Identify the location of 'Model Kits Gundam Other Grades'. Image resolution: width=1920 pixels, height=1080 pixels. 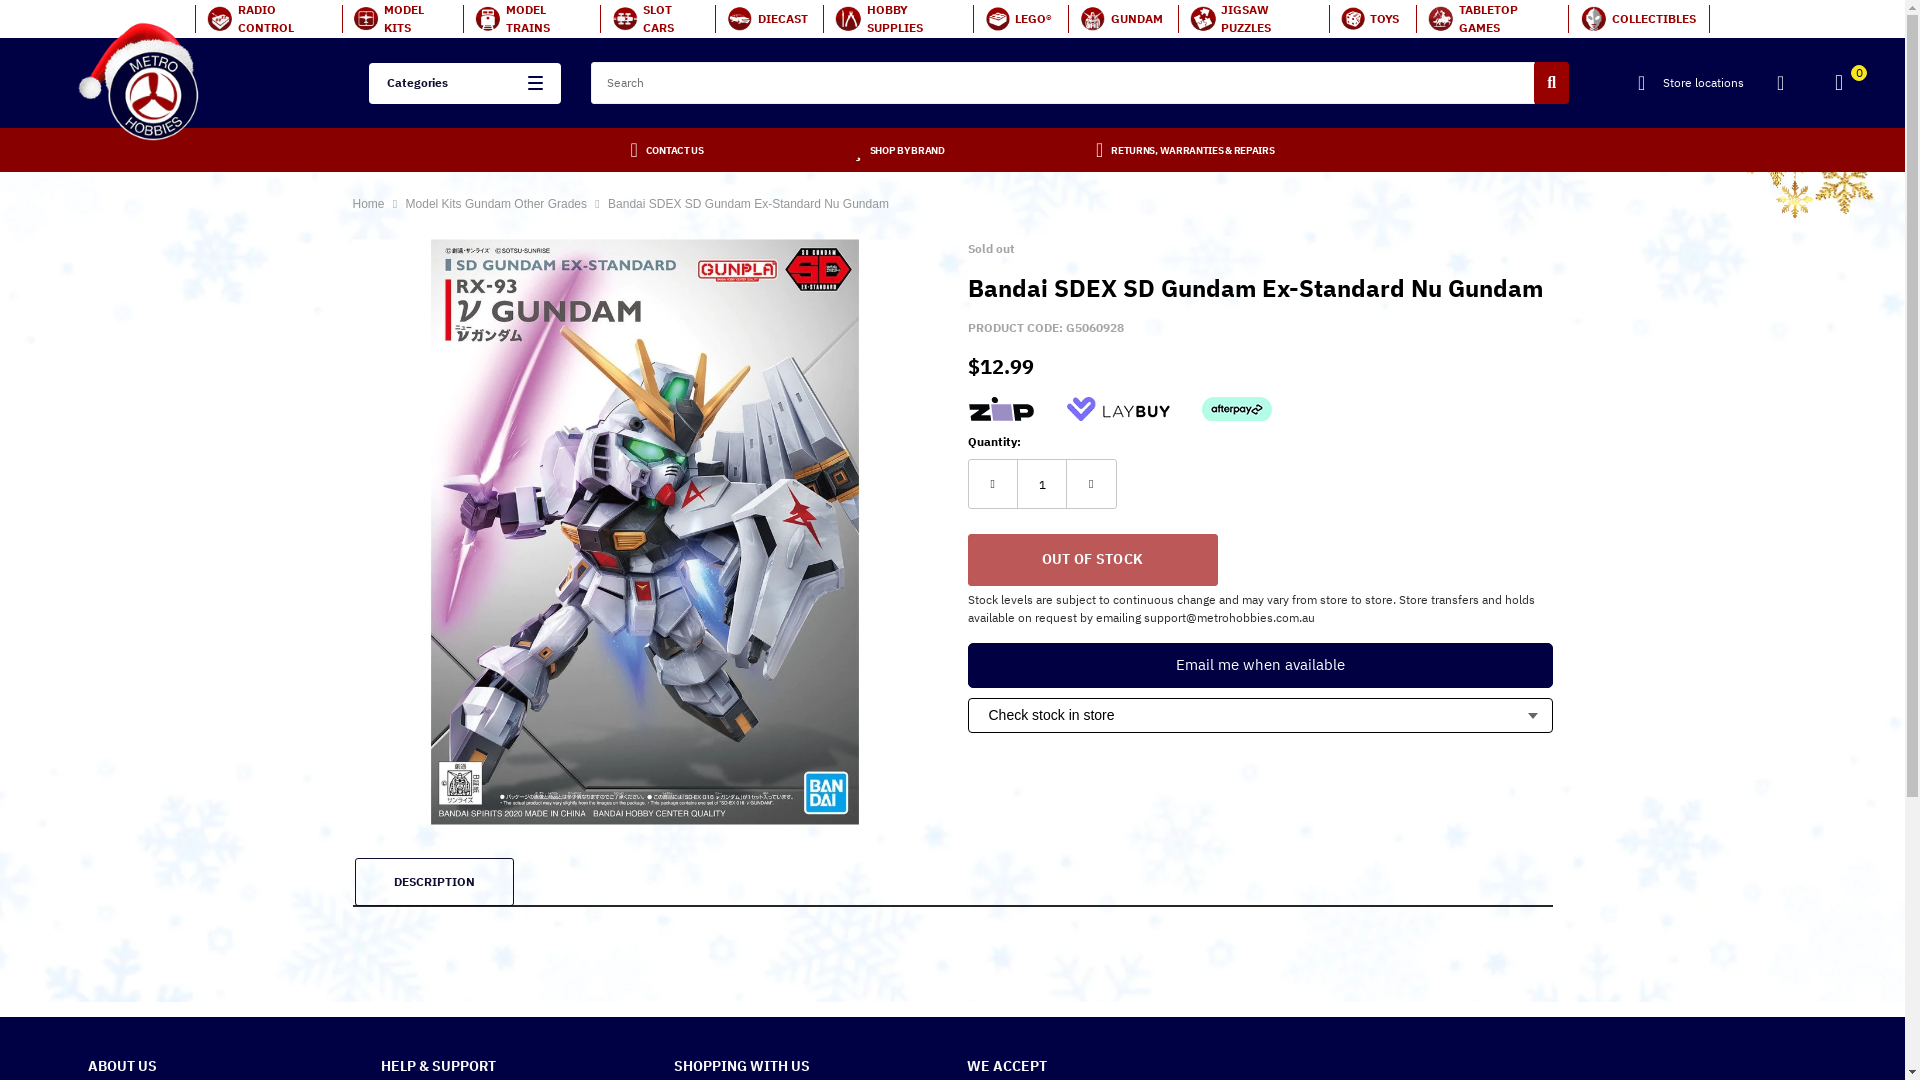
(498, 204).